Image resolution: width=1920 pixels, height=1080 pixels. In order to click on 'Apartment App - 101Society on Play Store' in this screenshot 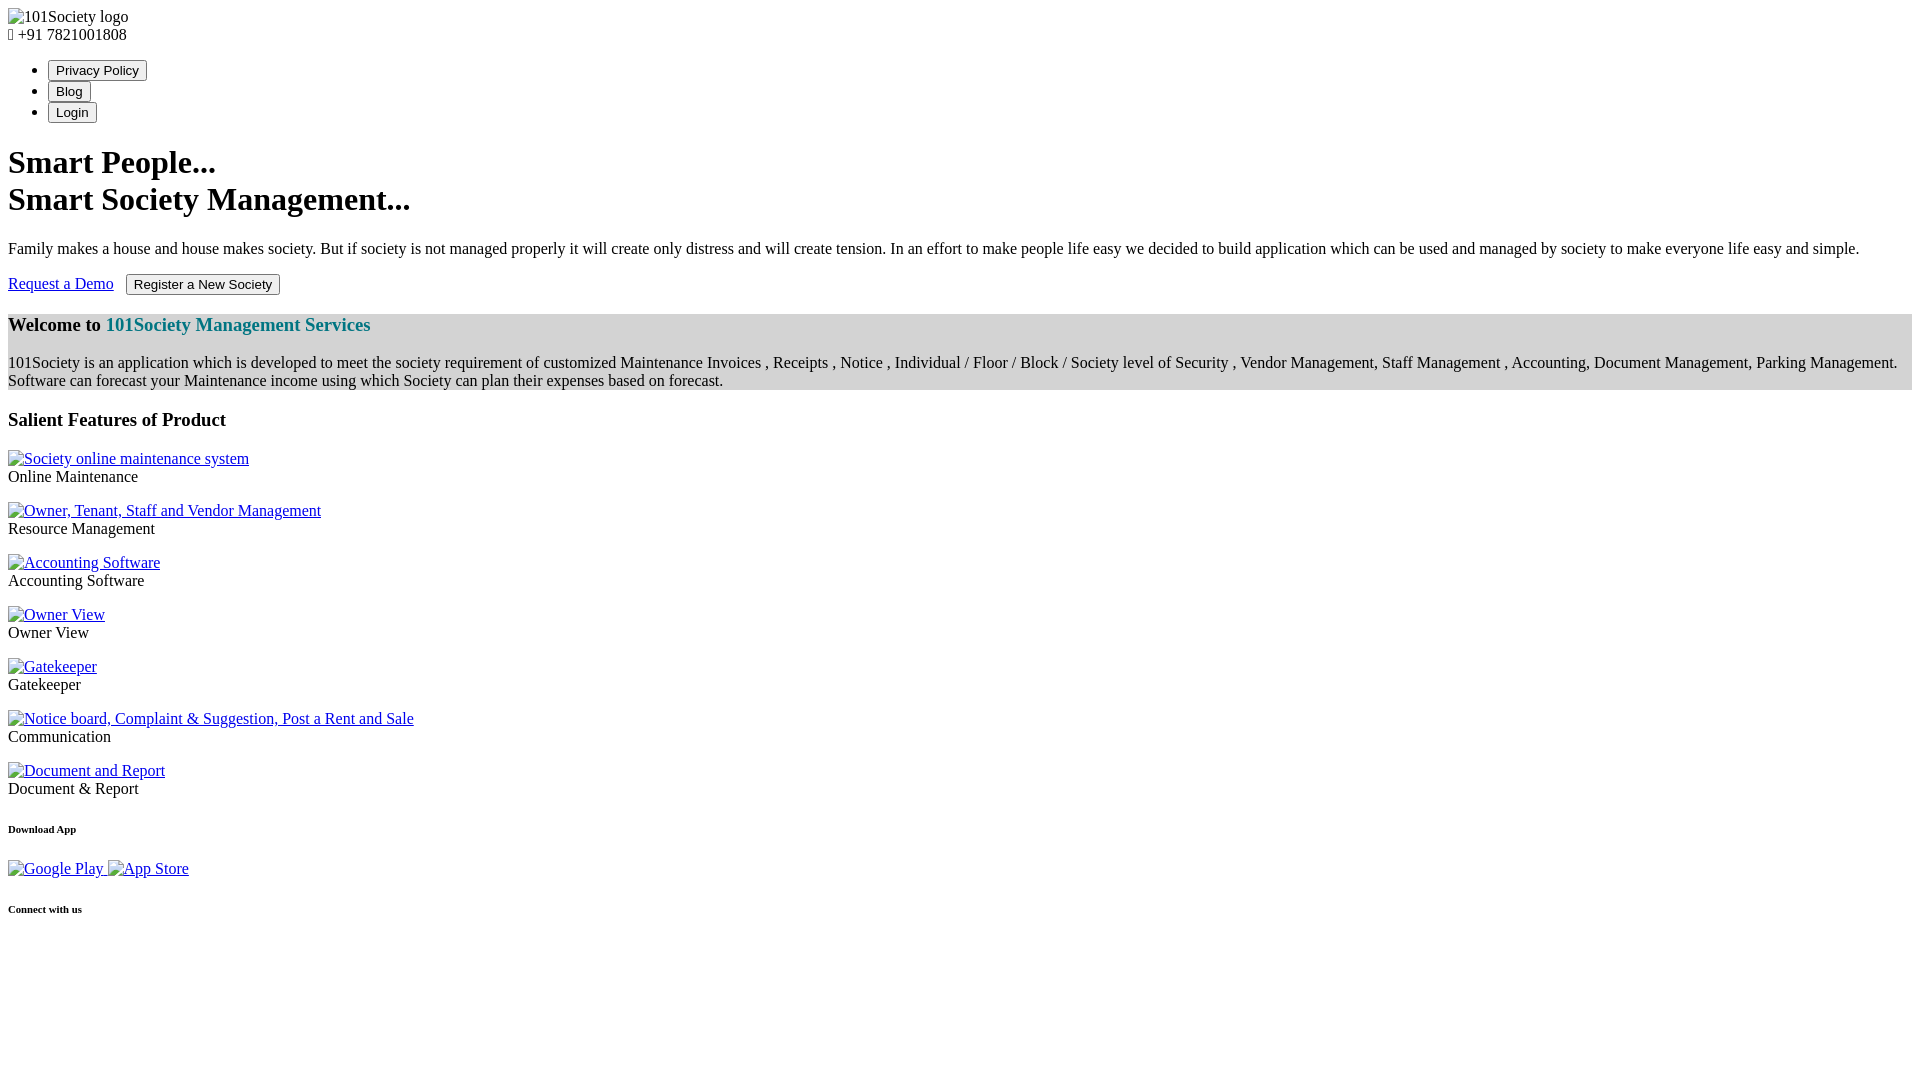, I will do `click(8, 867)`.